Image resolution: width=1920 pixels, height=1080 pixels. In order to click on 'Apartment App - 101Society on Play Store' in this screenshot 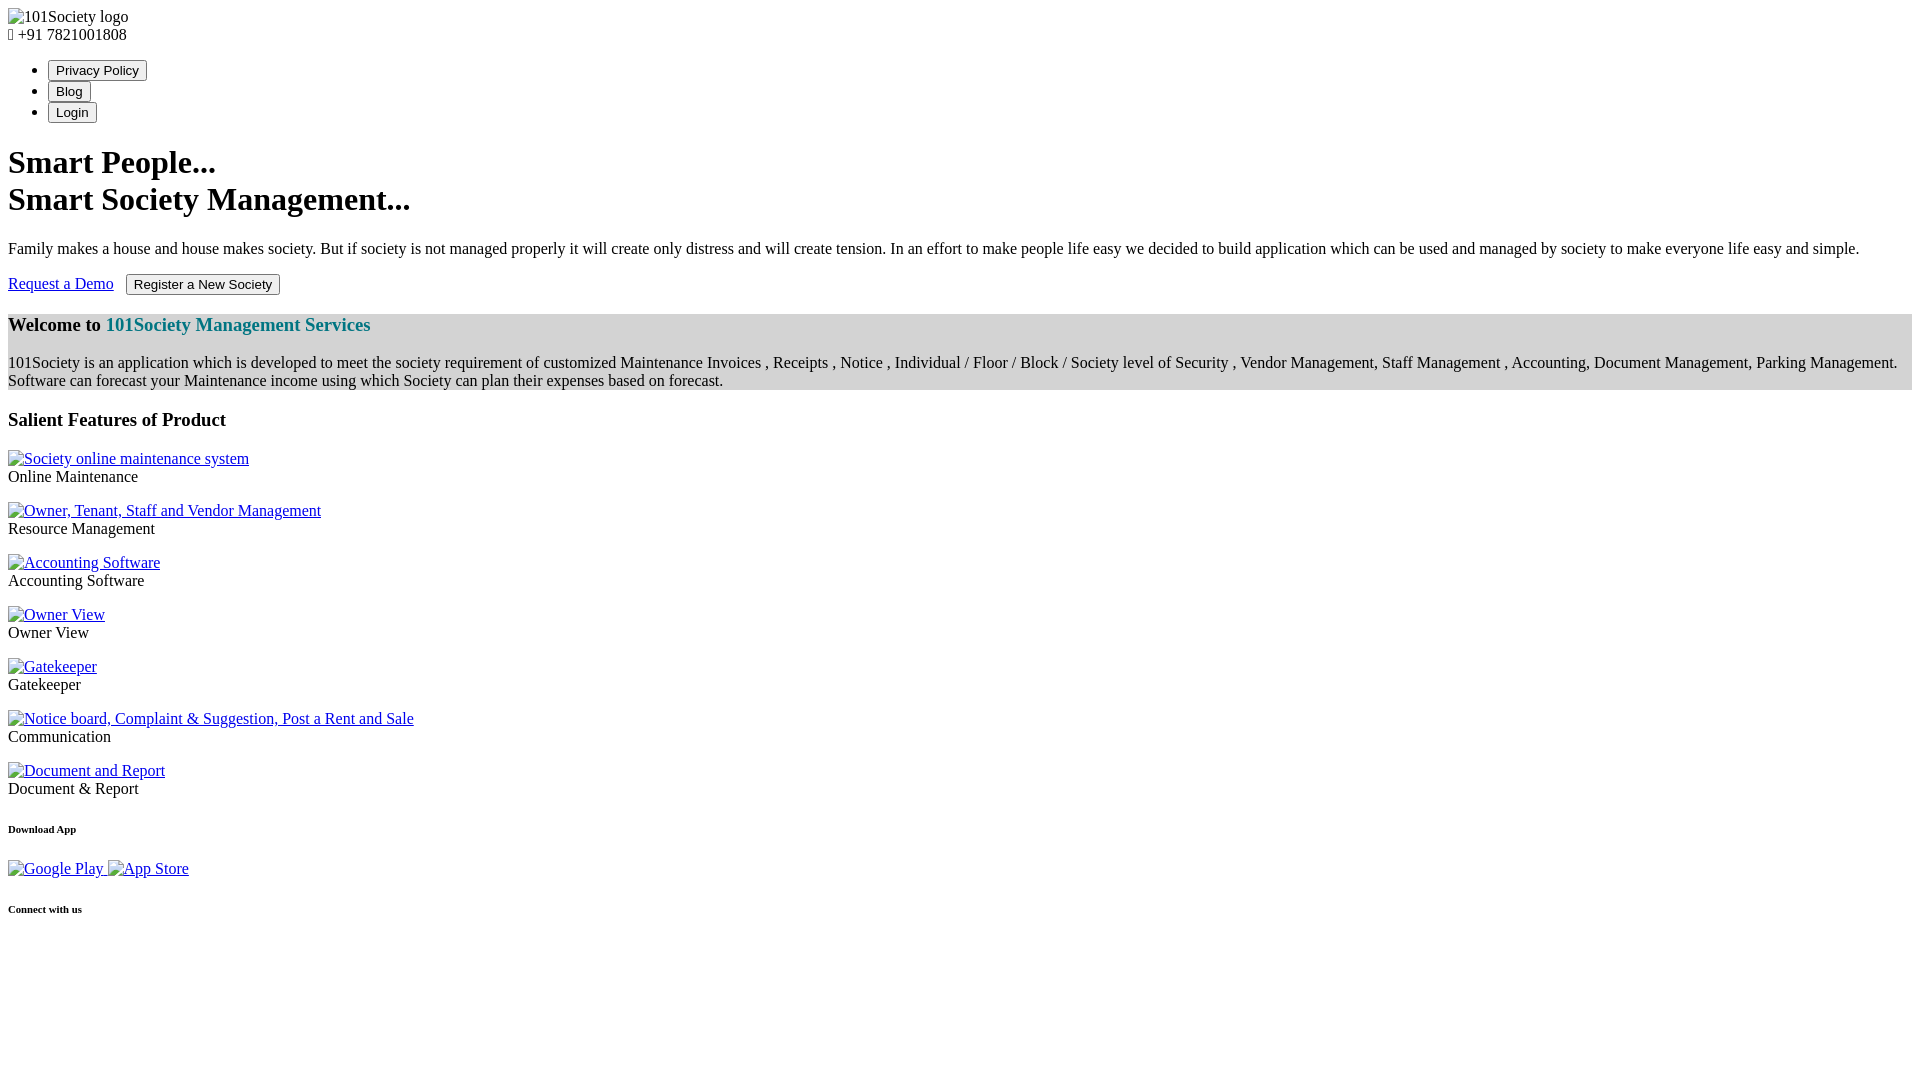, I will do `click(8, 867)`.